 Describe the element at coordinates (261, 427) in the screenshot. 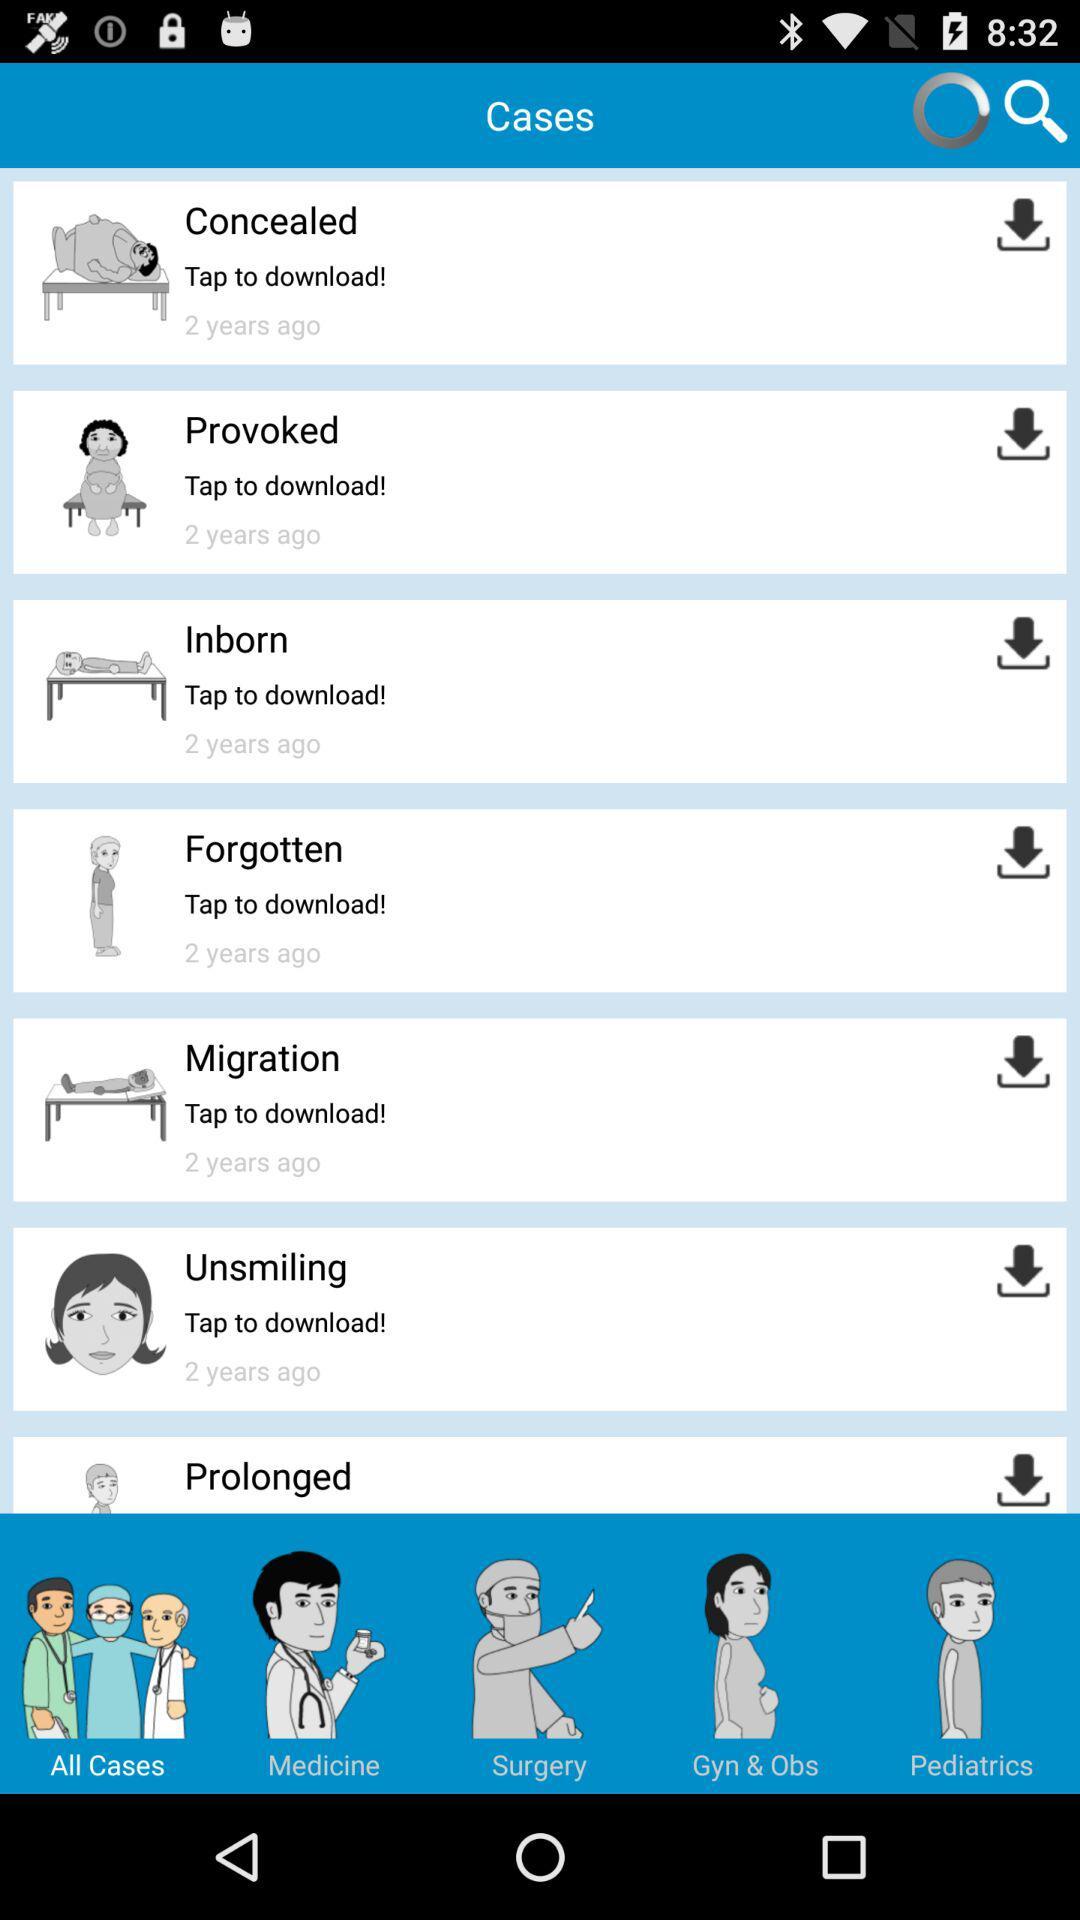

I see `provoked app` at that location.